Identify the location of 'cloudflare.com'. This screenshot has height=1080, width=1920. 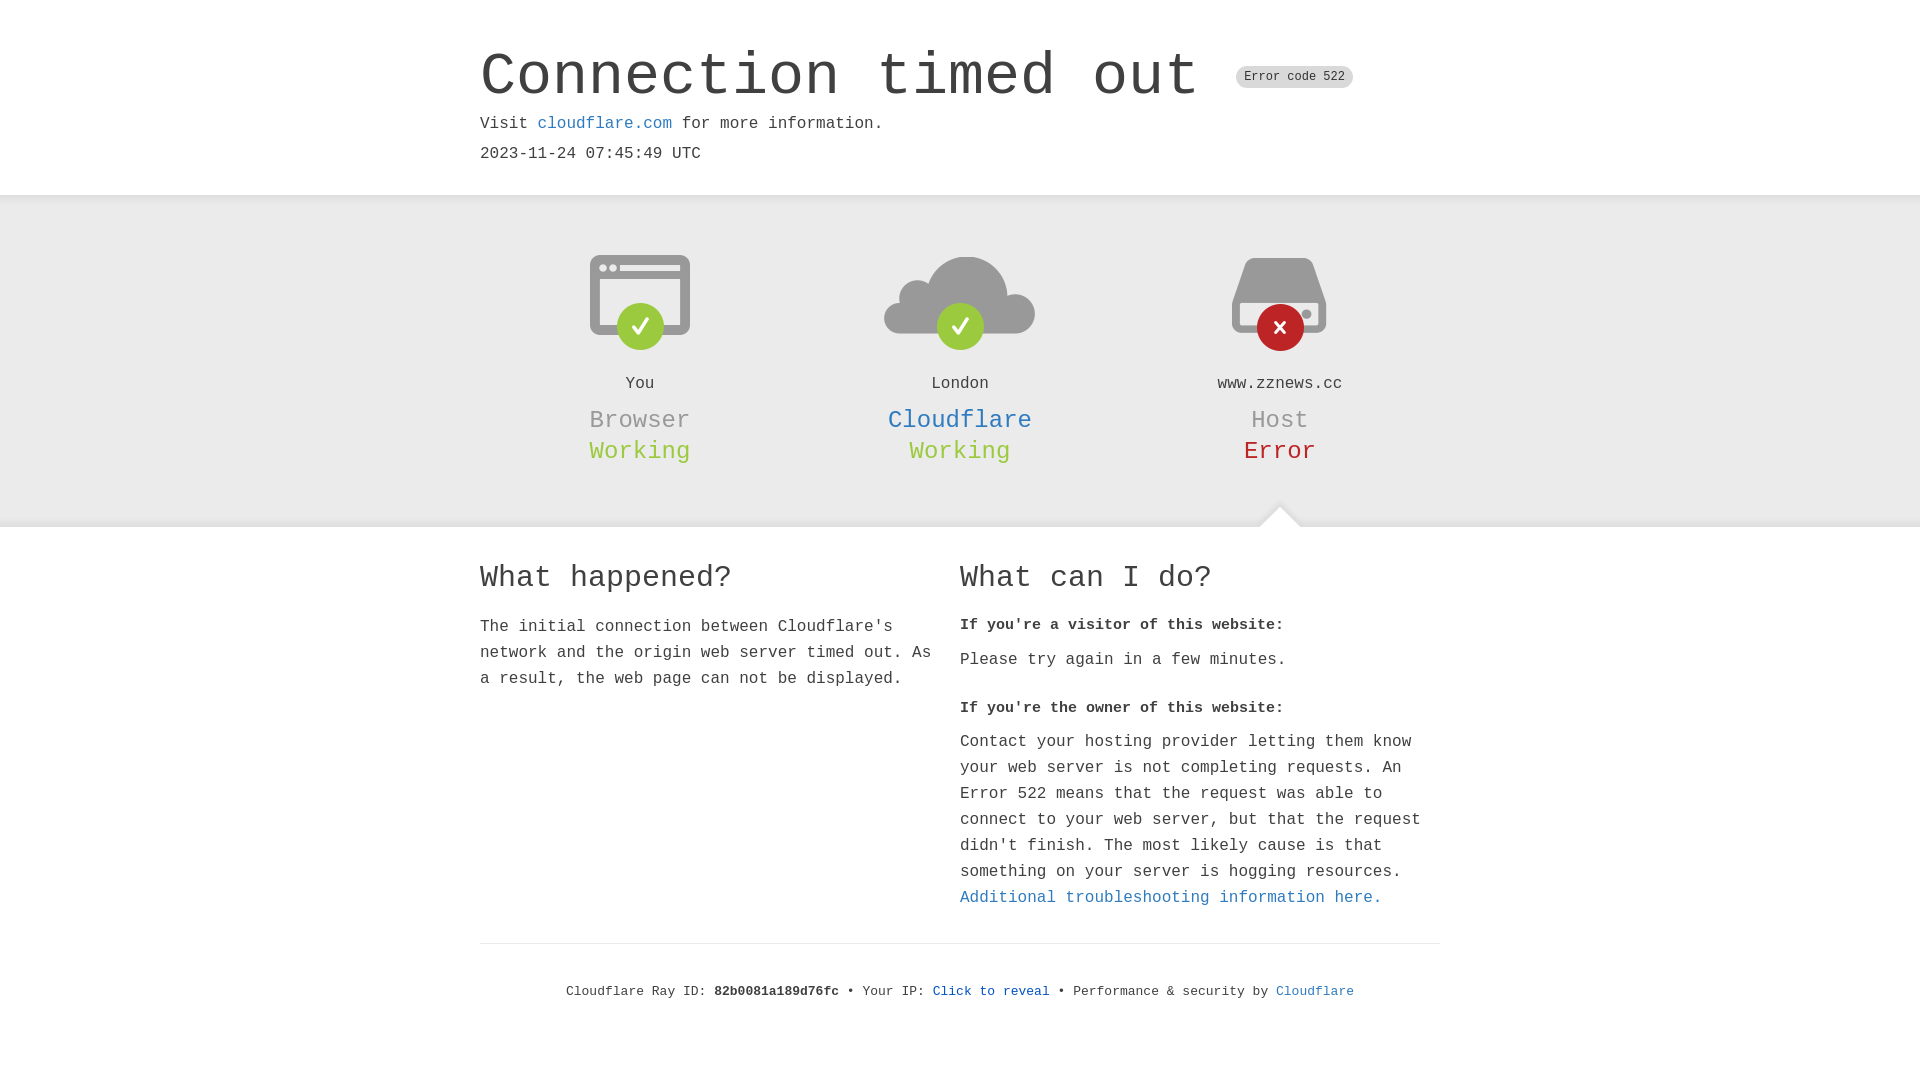
(603, 123).